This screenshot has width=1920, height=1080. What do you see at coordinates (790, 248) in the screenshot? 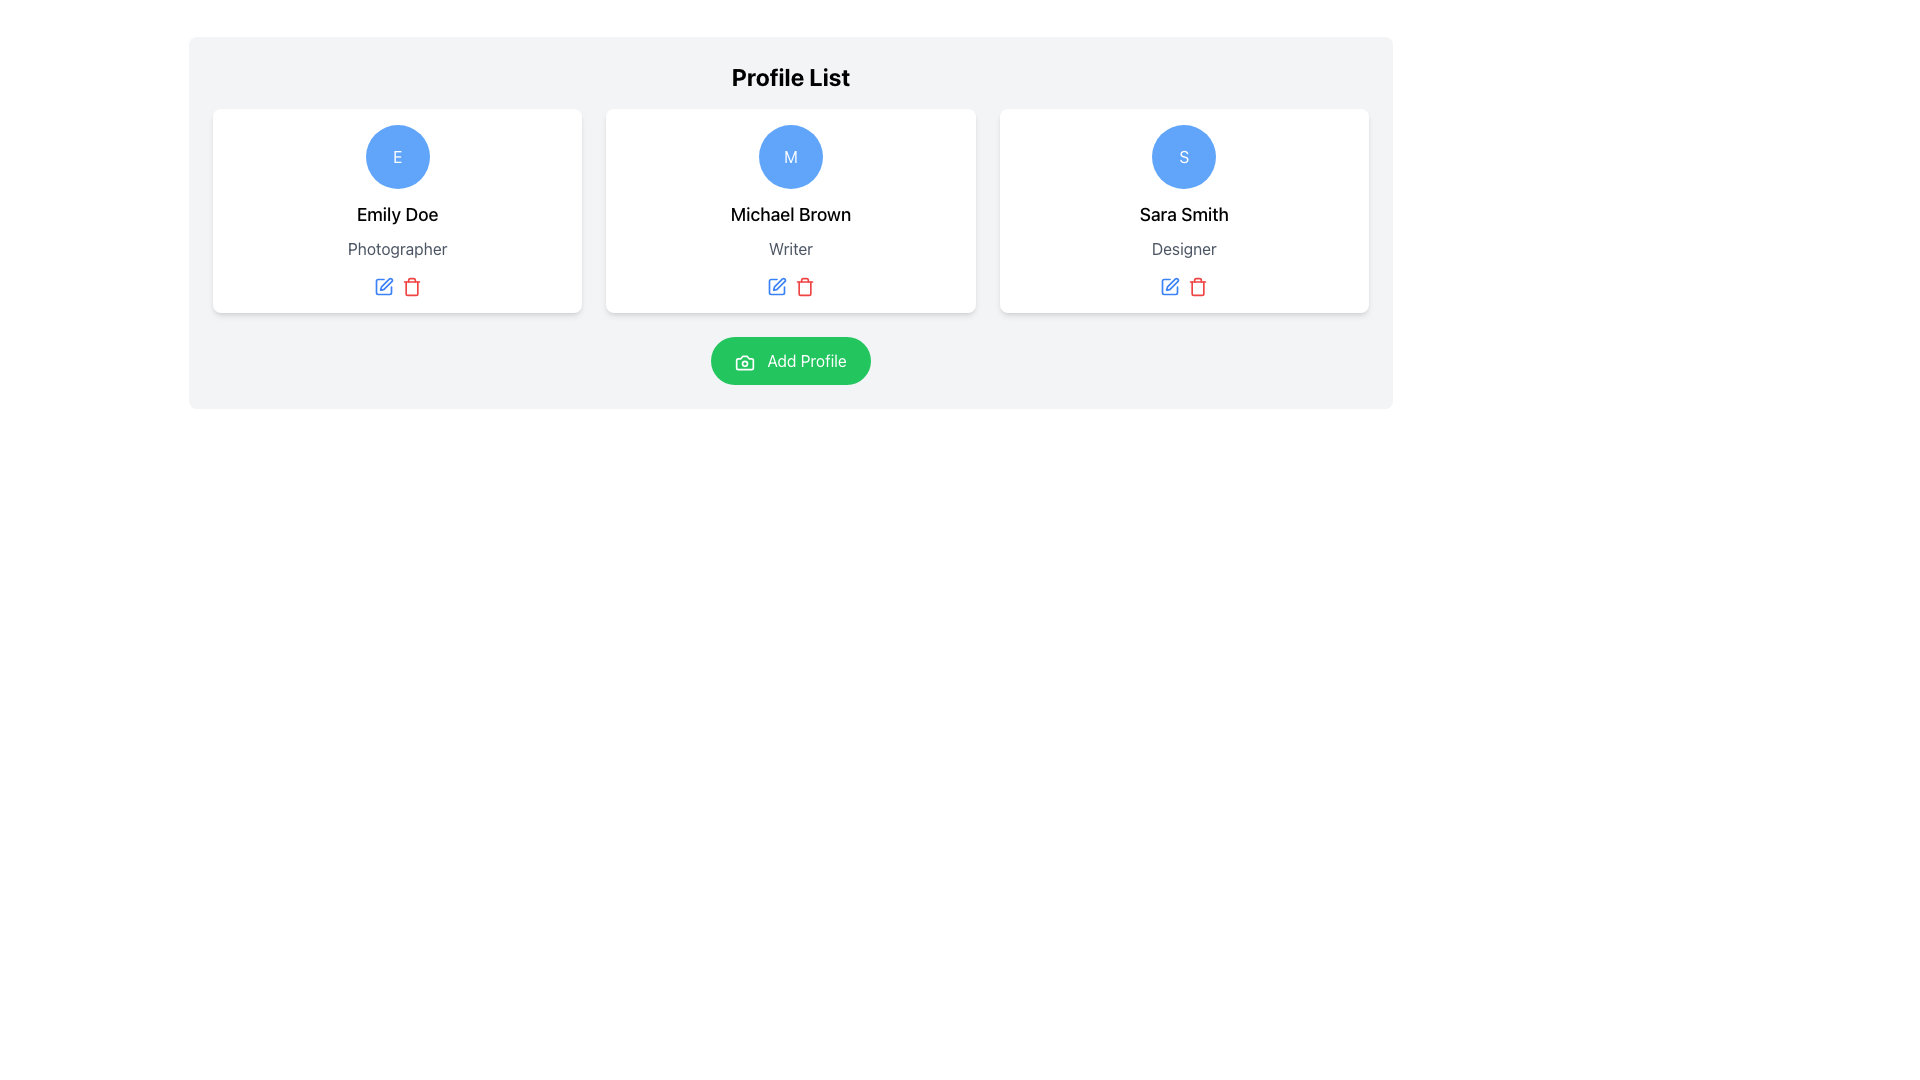
I see `the Text Label indicating the role of Michael Brown as a writer, which is located underneath the name label in the card` at bounding box center [790, 248].